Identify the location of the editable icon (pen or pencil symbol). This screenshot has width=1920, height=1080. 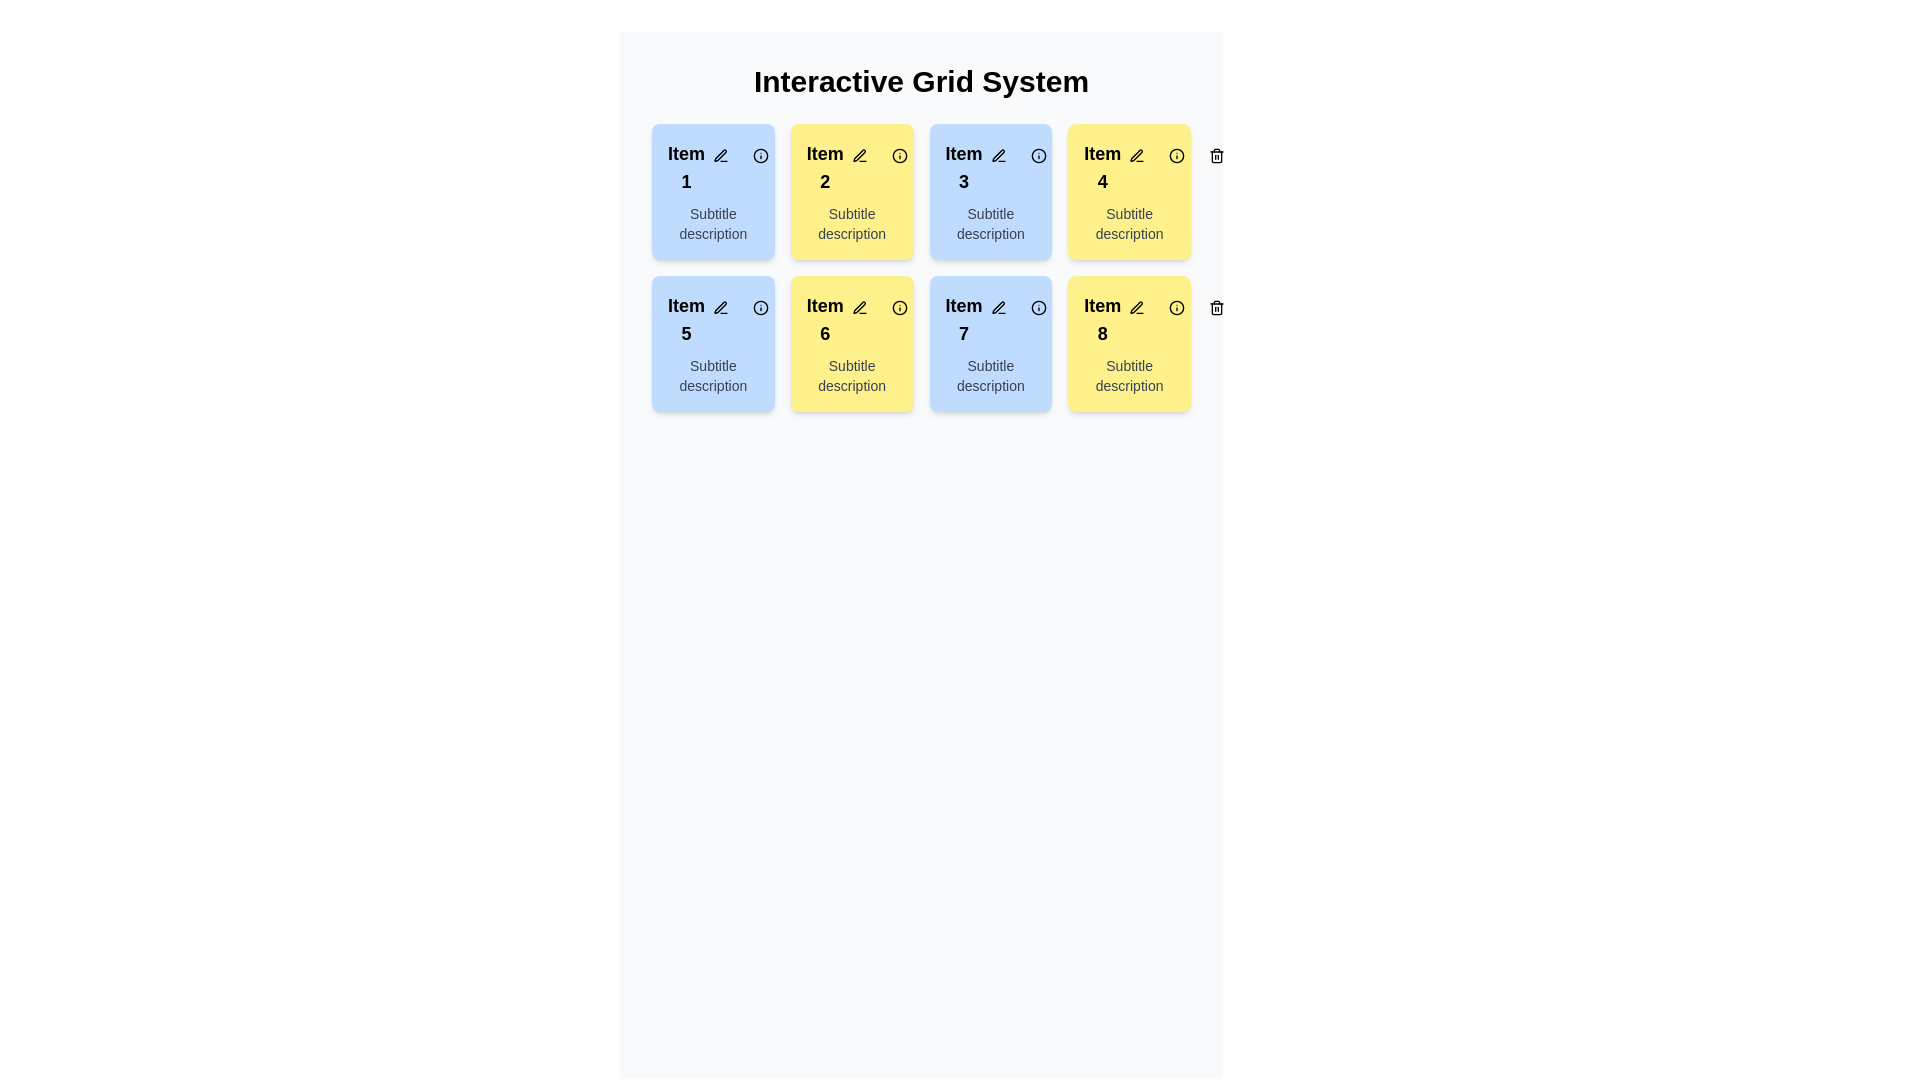
(720, 307).